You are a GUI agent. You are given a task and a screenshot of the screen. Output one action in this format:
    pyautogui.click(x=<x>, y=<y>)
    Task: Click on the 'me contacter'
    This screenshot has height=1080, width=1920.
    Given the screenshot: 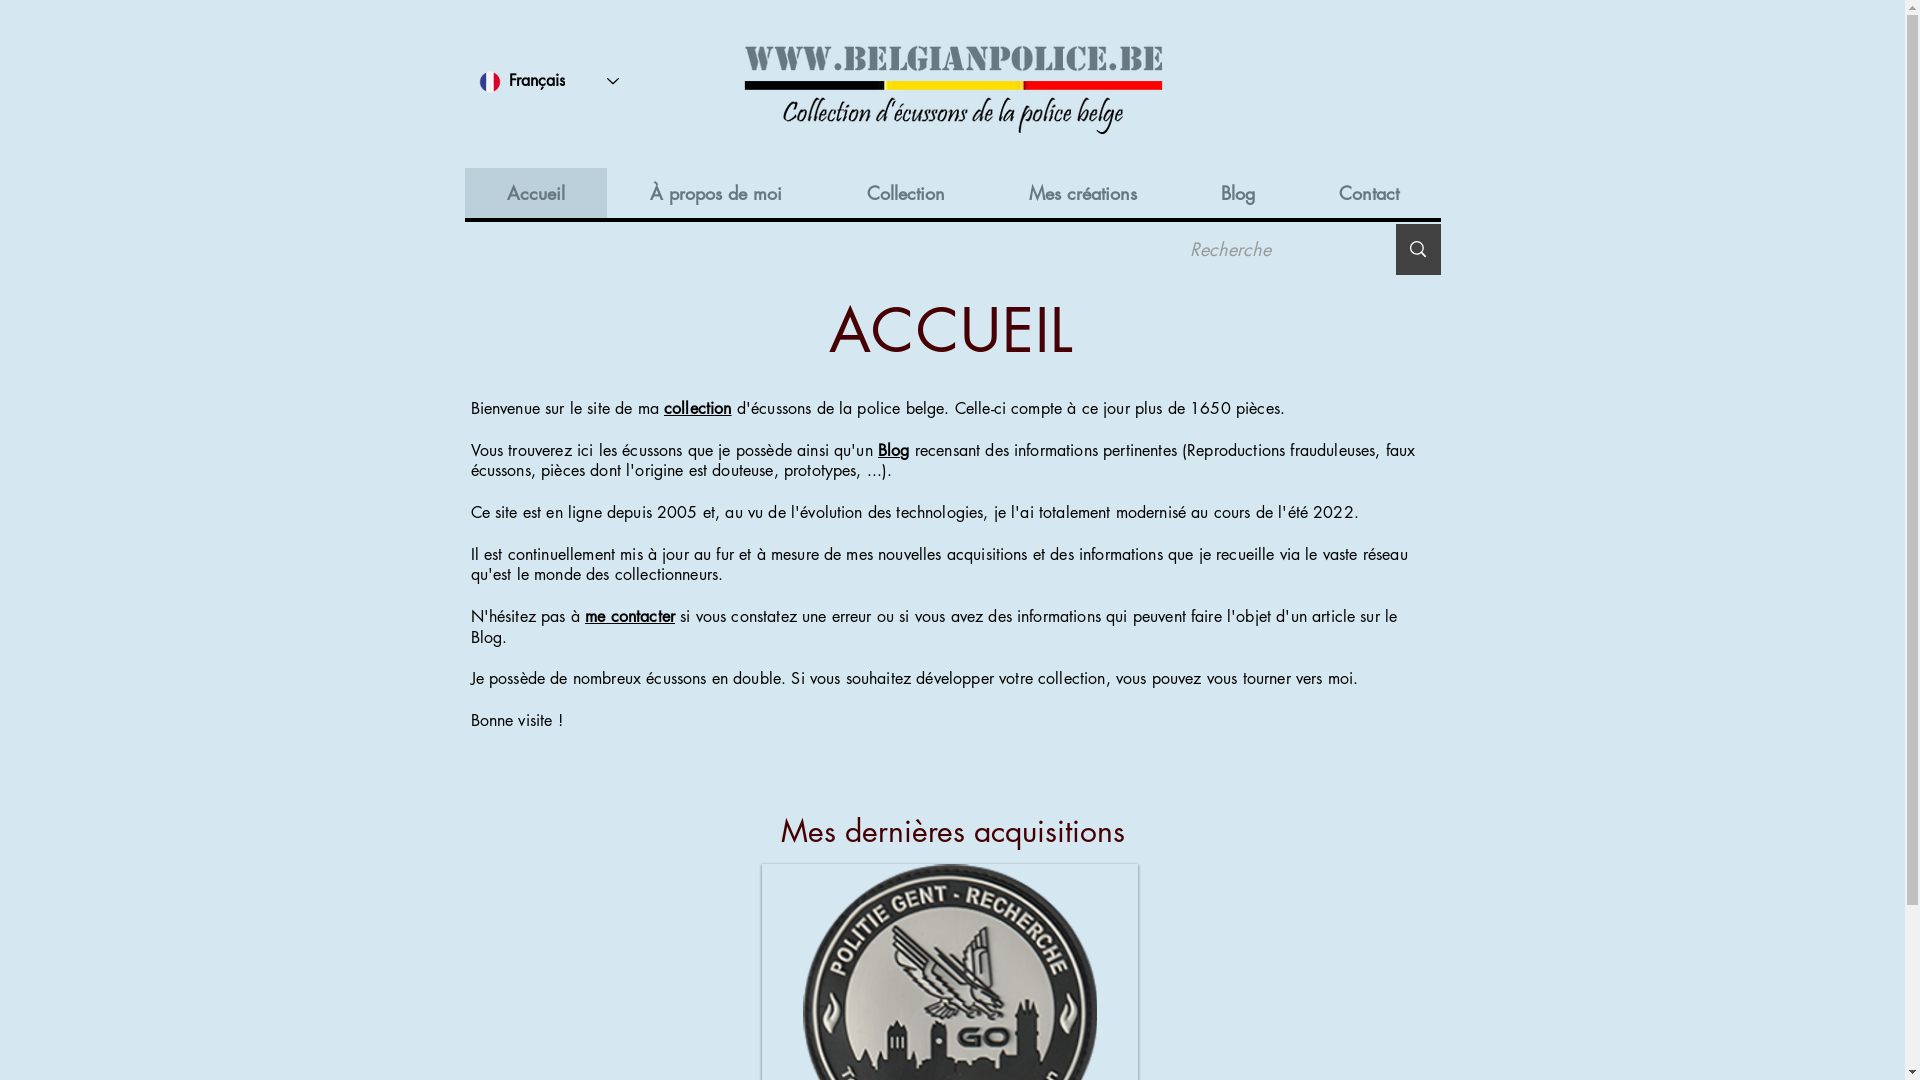 What is the action you would take?
    pyautogui.click(x=628, y=615)
    